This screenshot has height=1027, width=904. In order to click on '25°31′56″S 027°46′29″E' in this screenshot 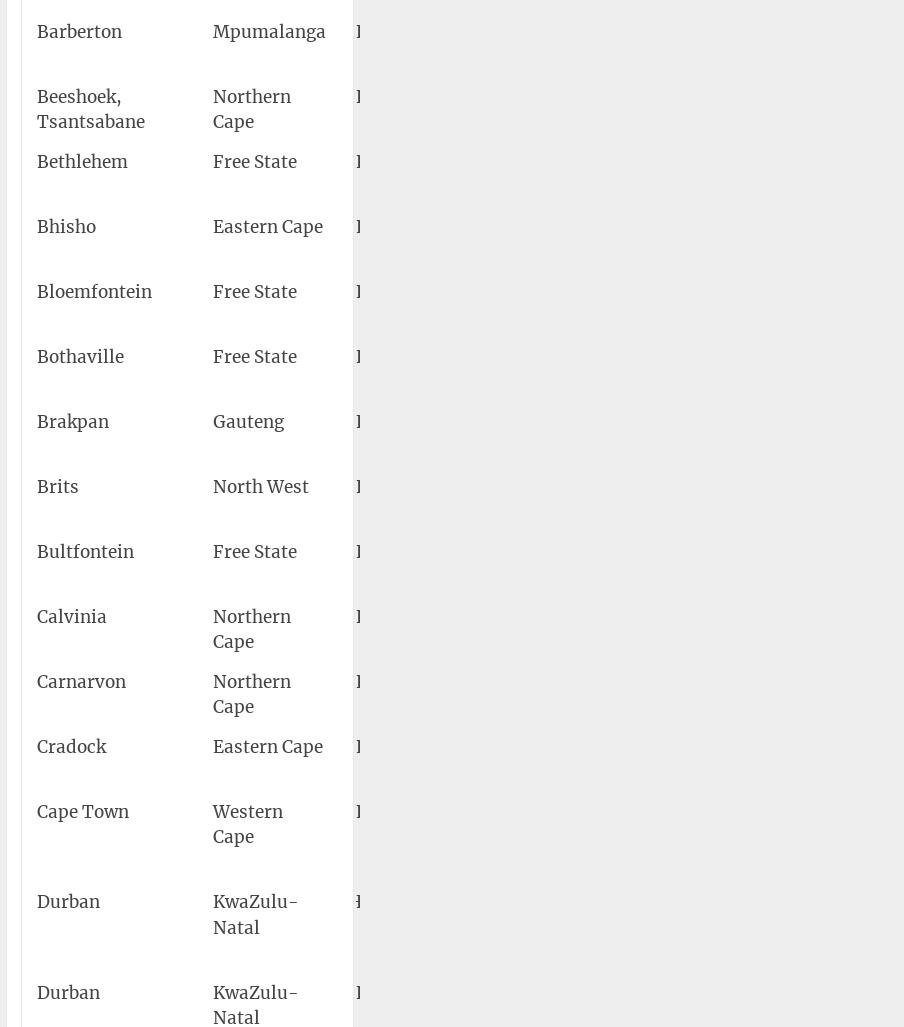, I will do `click(751, 499)`.